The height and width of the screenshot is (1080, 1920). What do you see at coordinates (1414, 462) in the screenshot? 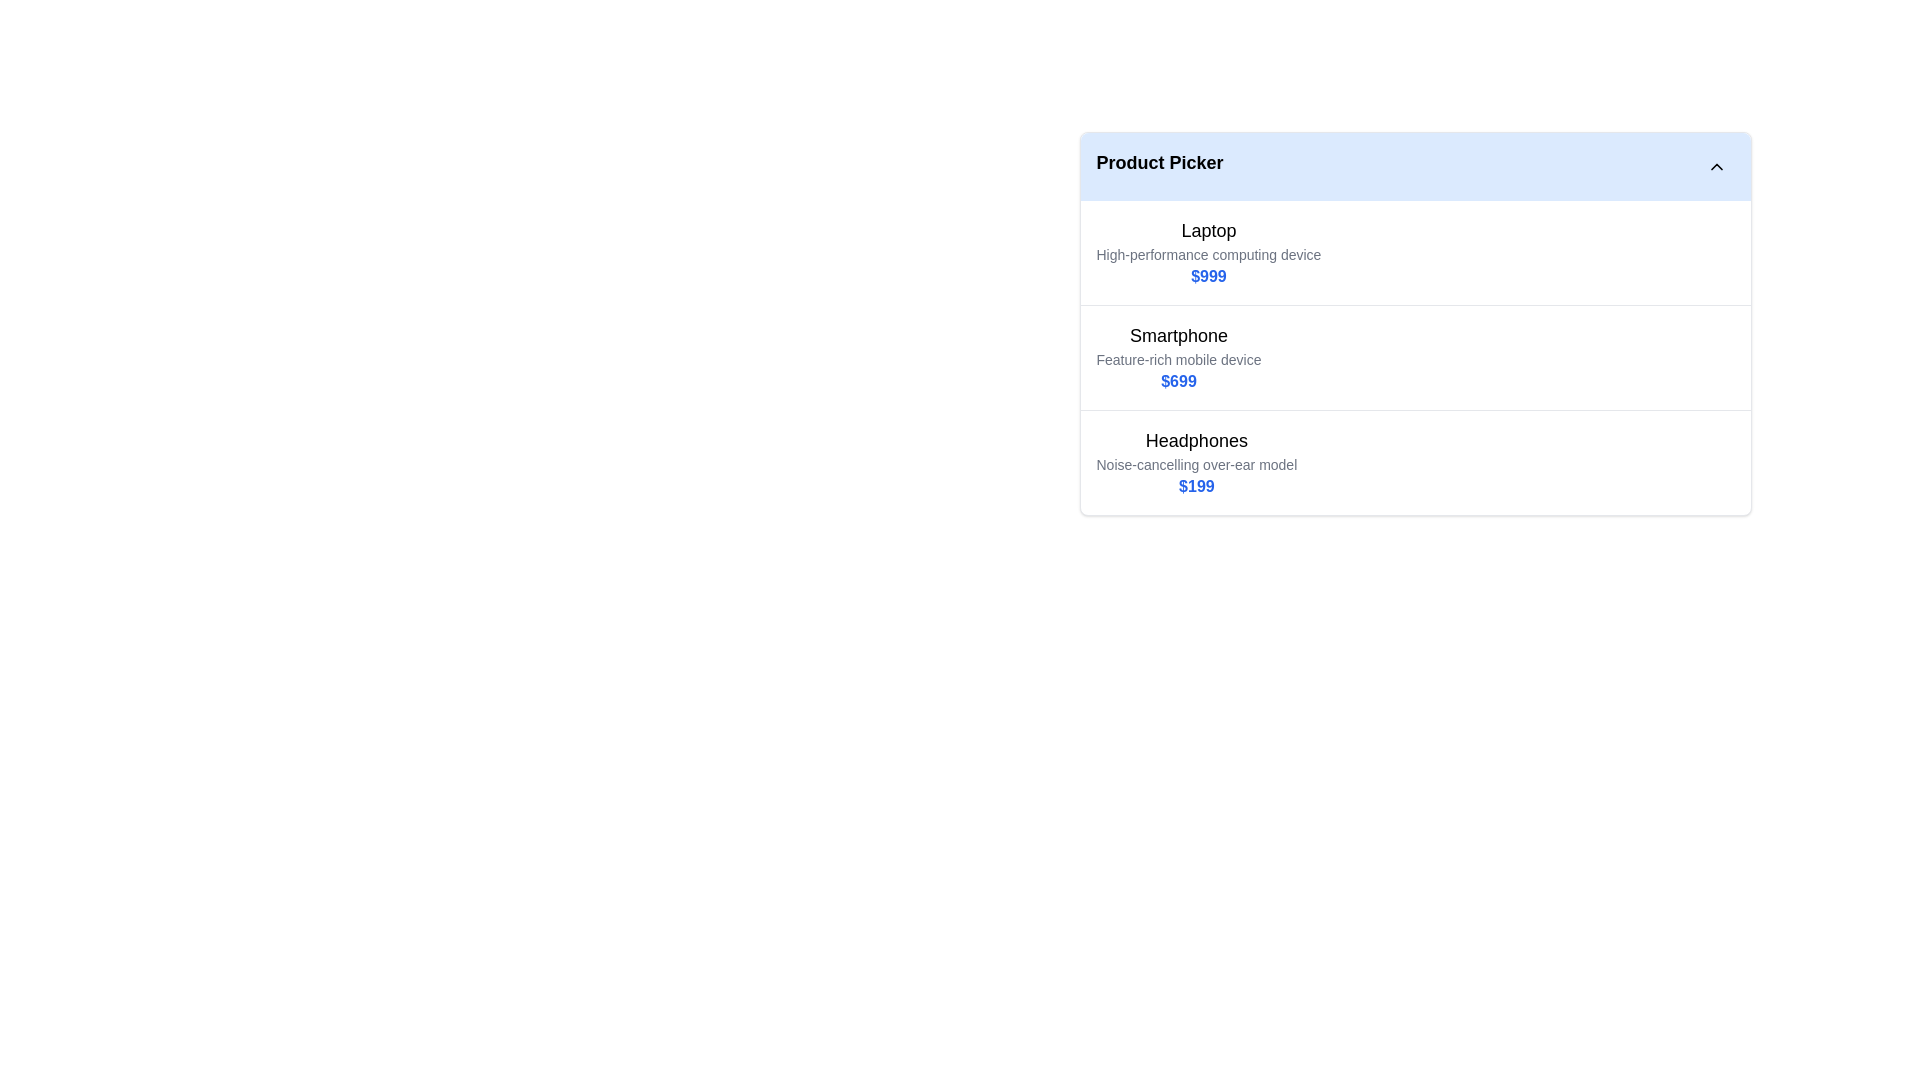
I see `the third product entry in the 'Product Picker' list, which provides details about a specific product including its name, description, and price` at bounding box center [1414, 462].